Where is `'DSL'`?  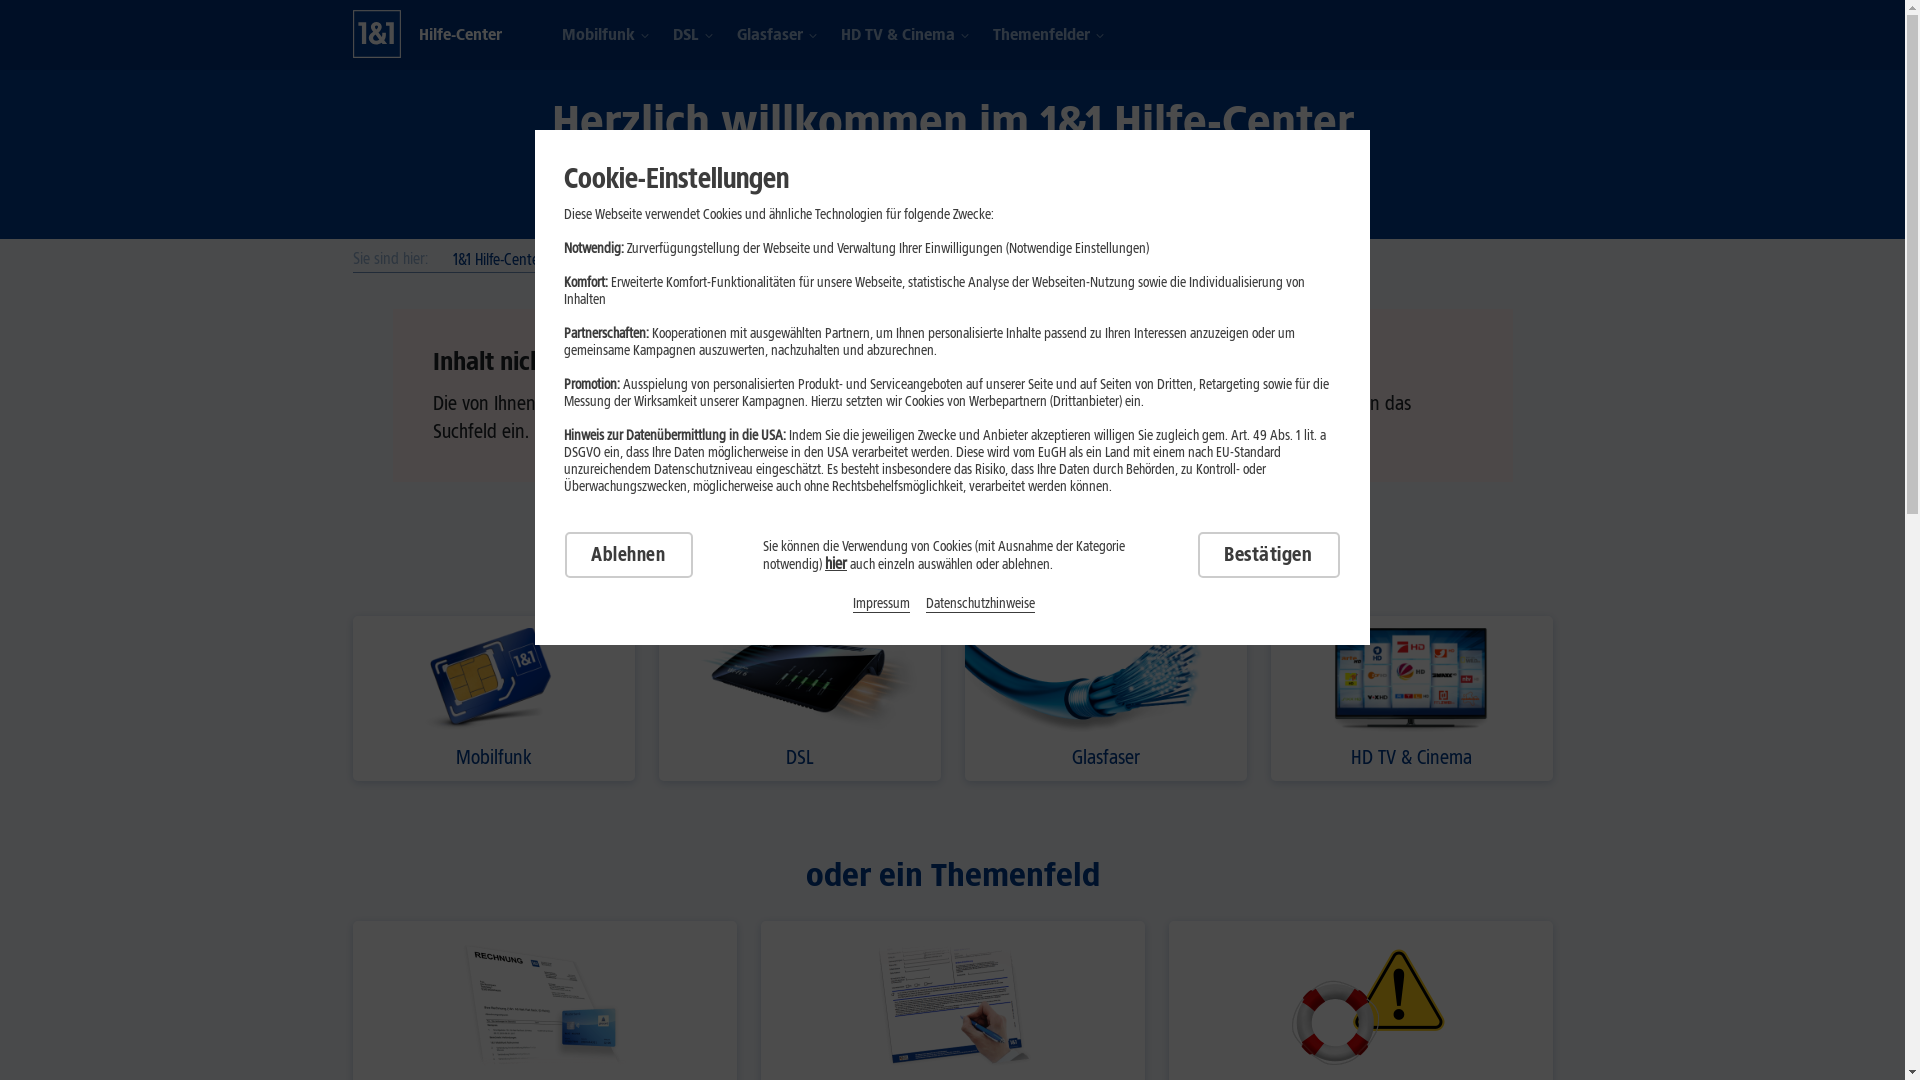 'DSL' is located at coordinates (685, 35).